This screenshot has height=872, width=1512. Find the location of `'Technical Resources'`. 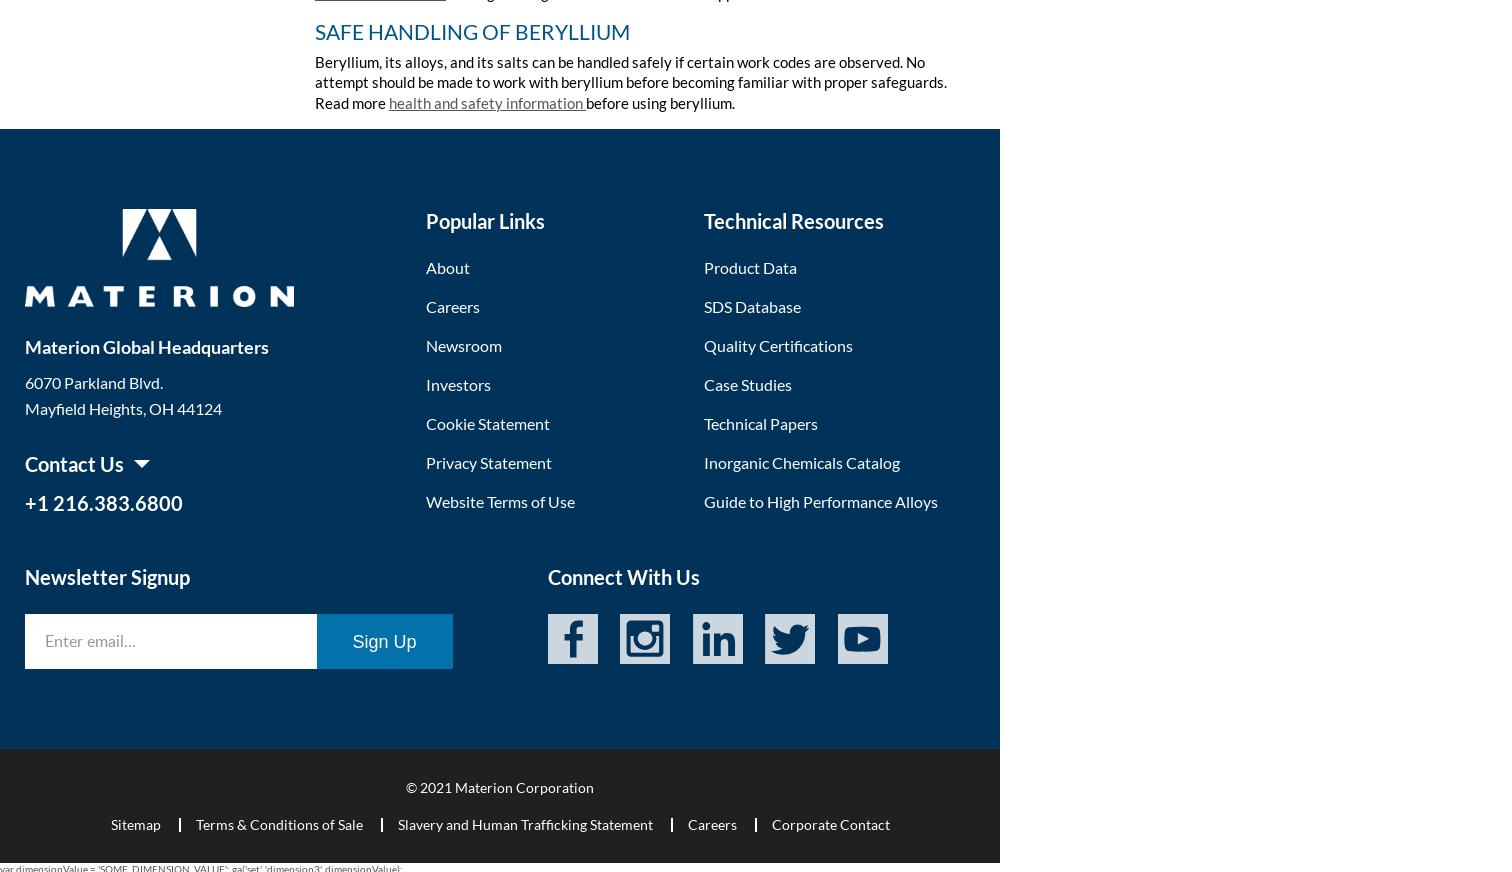

'Technical Resources' is located at coordinates (792, 219).